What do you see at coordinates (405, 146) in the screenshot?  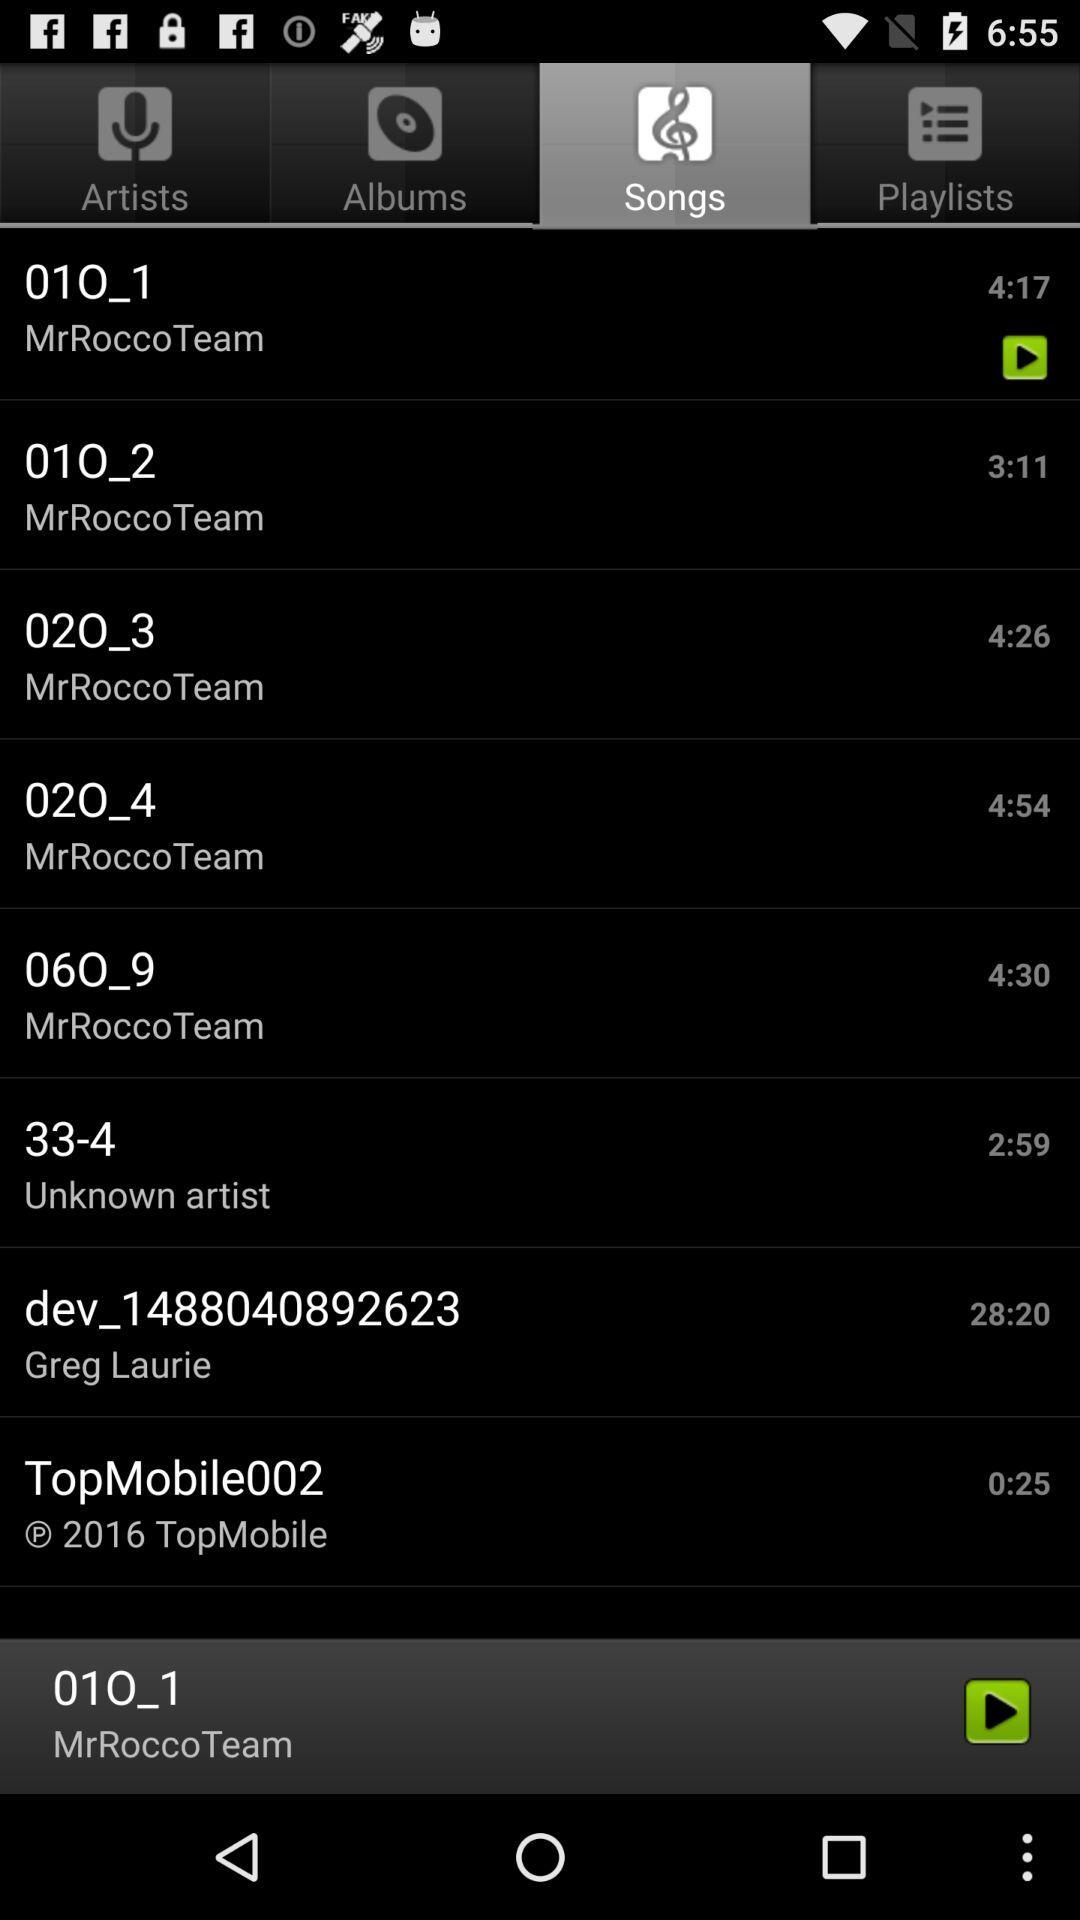 I see `the albums icon` at bounding box center [405, 146].